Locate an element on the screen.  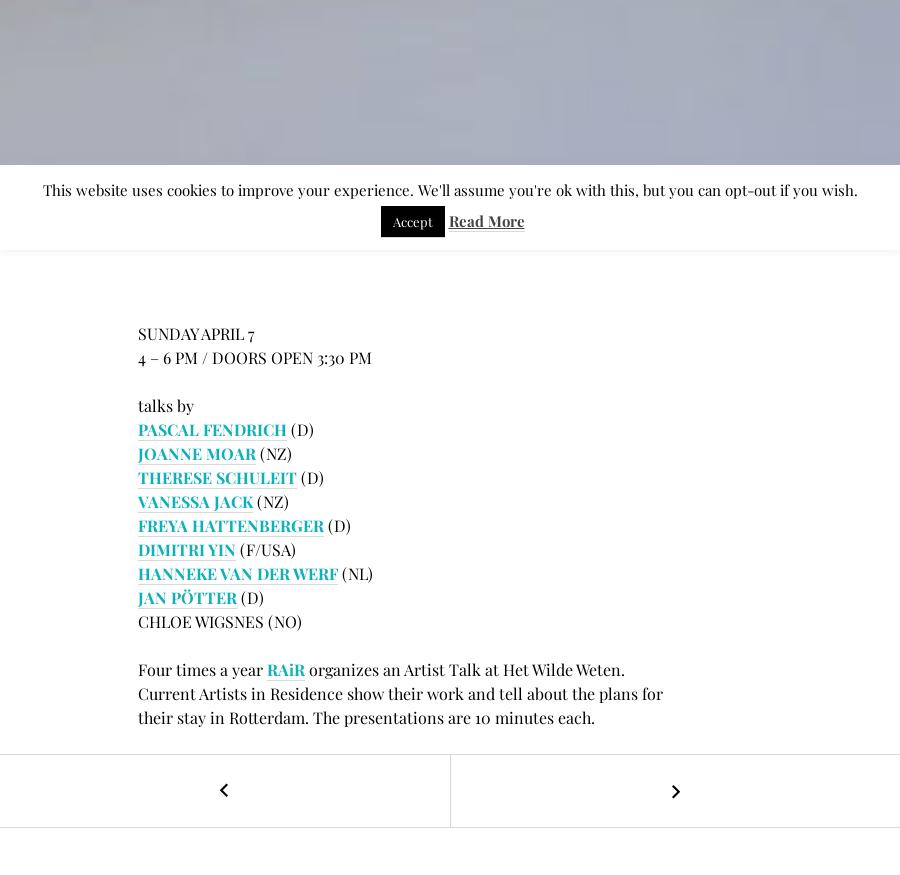
'JAN PÖTTER' is located at coordinates (187, 597).